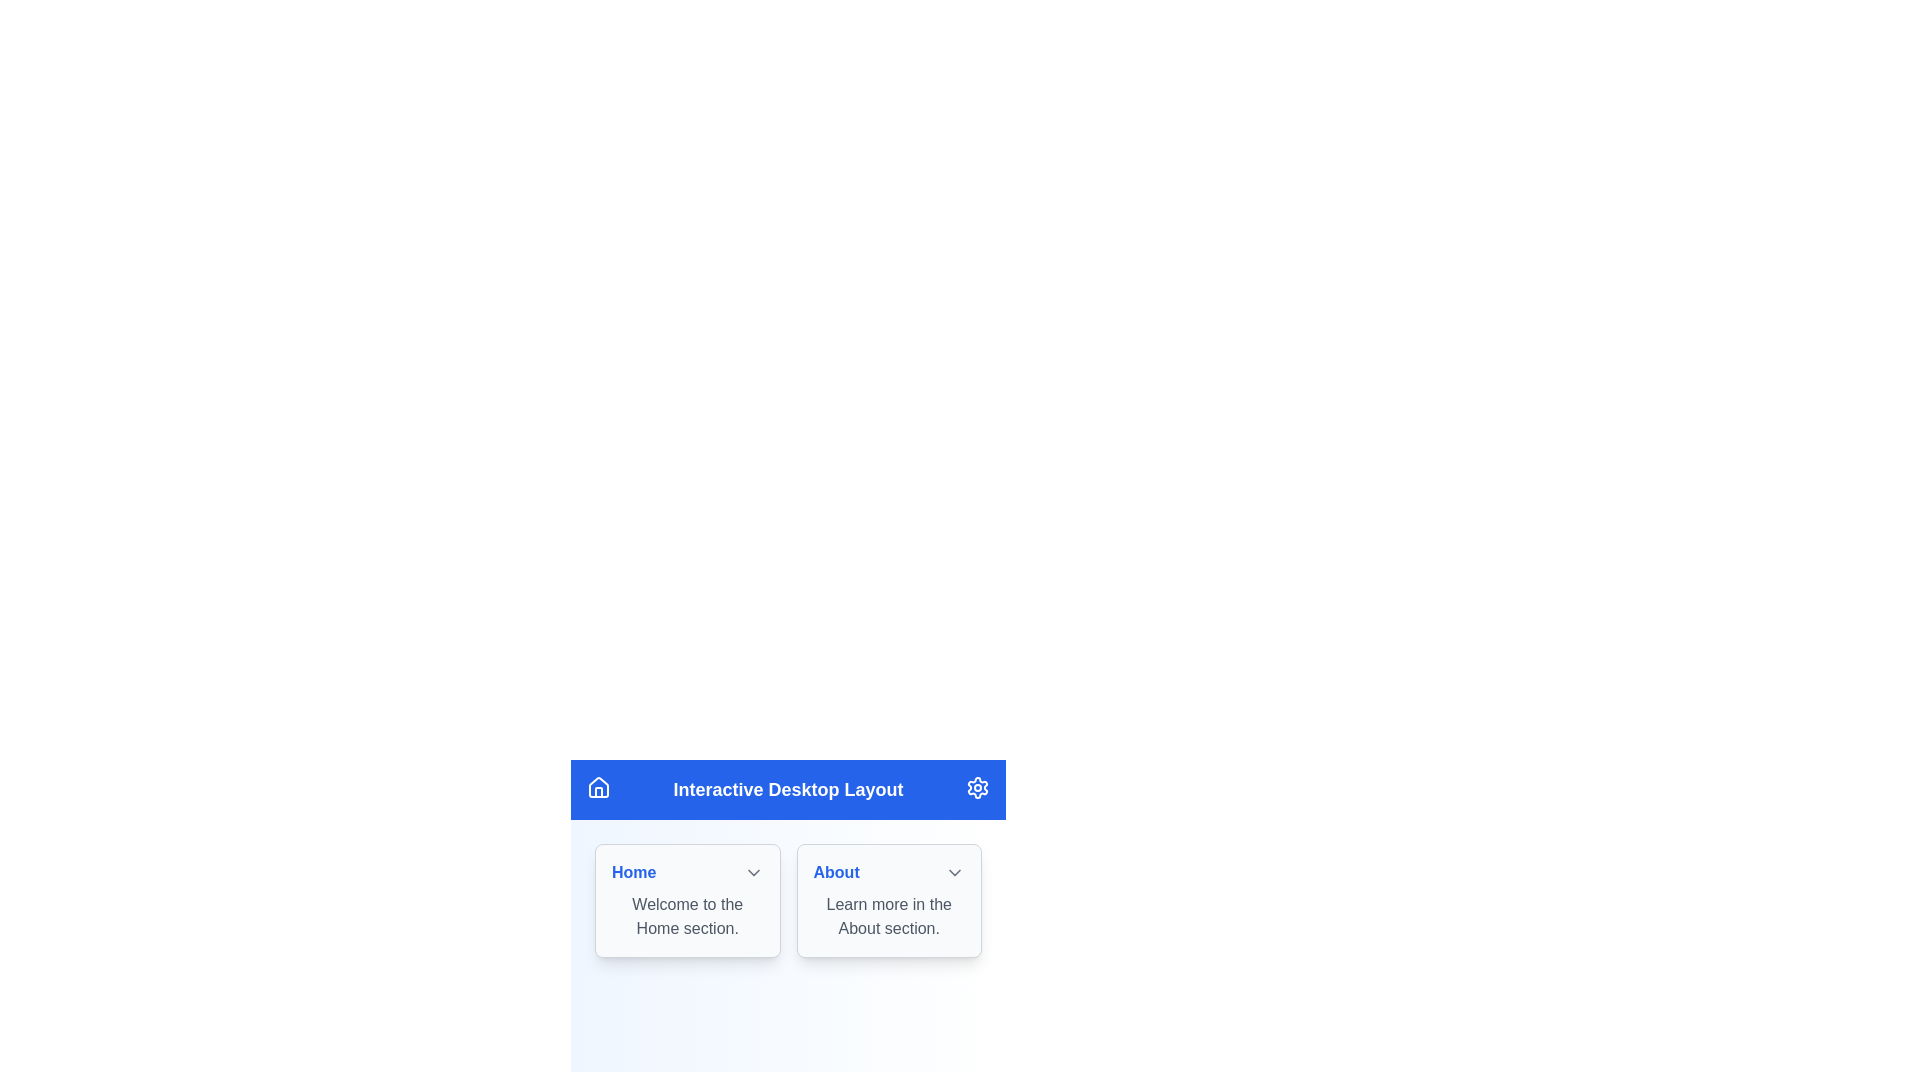  What do you see at coordinates (787, 789) in the screenshot?
I see `the text component displaying 'Interactive Desktop Layout' in bold white font, located in the center of the blue header bar` at bounding box center [787, 789].